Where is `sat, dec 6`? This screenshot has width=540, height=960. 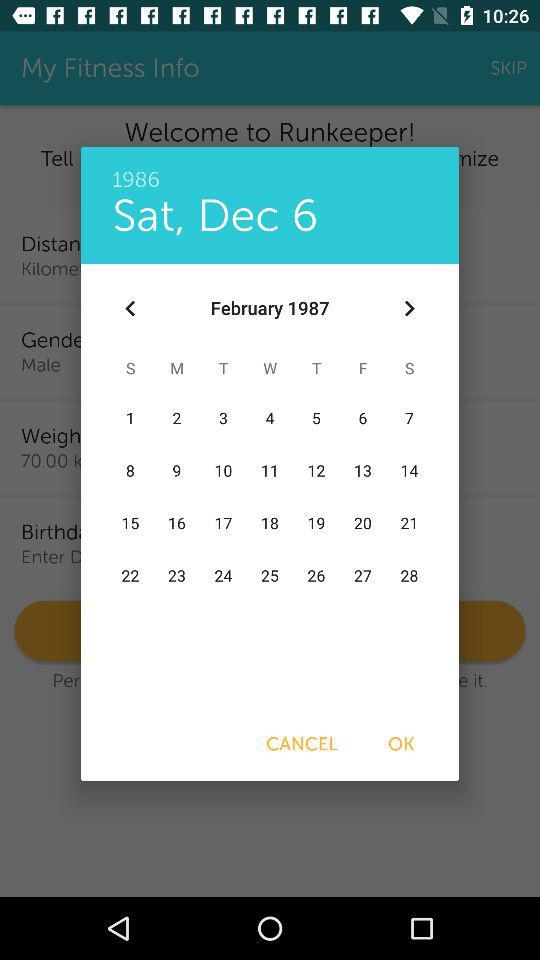 sat, dec 6 is located at coordinates (214, 215).